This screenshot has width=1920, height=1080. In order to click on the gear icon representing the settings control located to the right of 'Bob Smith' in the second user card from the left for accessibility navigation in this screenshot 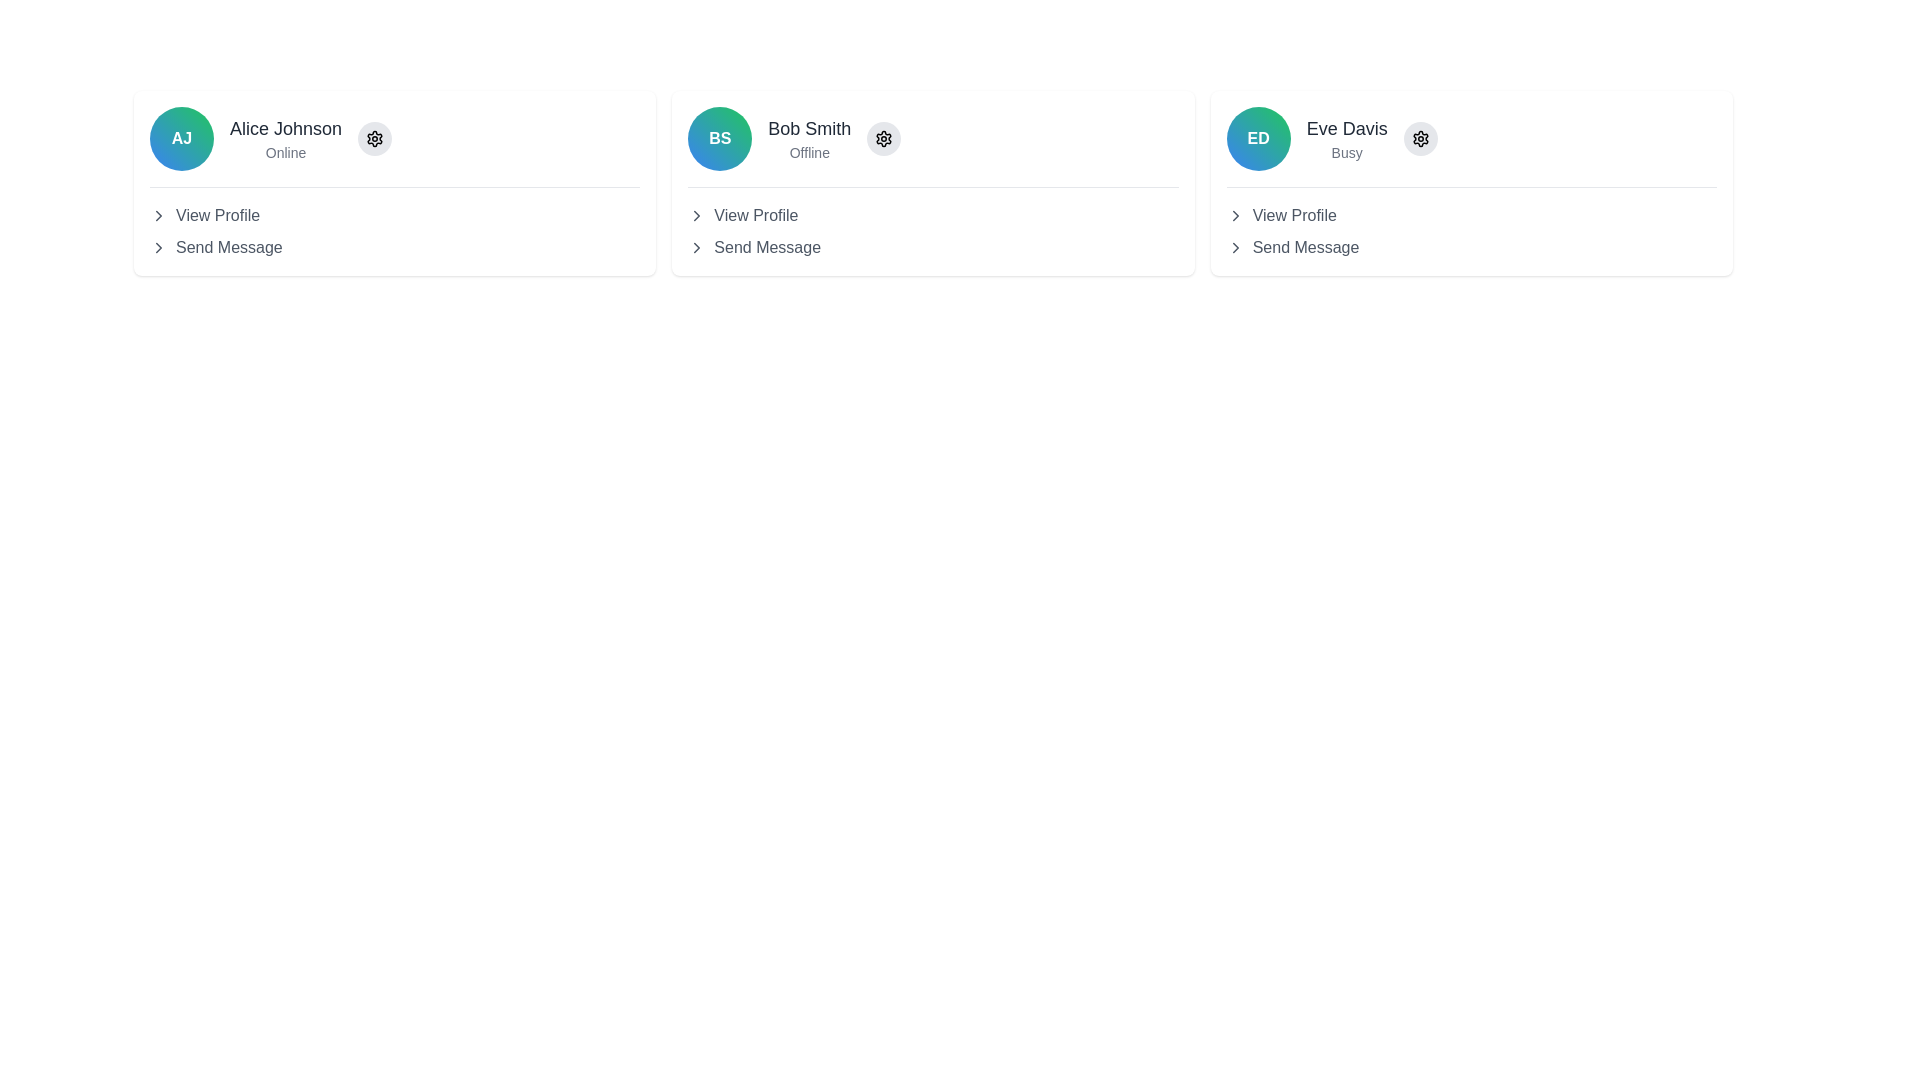, I will do `click(883, 137)`.